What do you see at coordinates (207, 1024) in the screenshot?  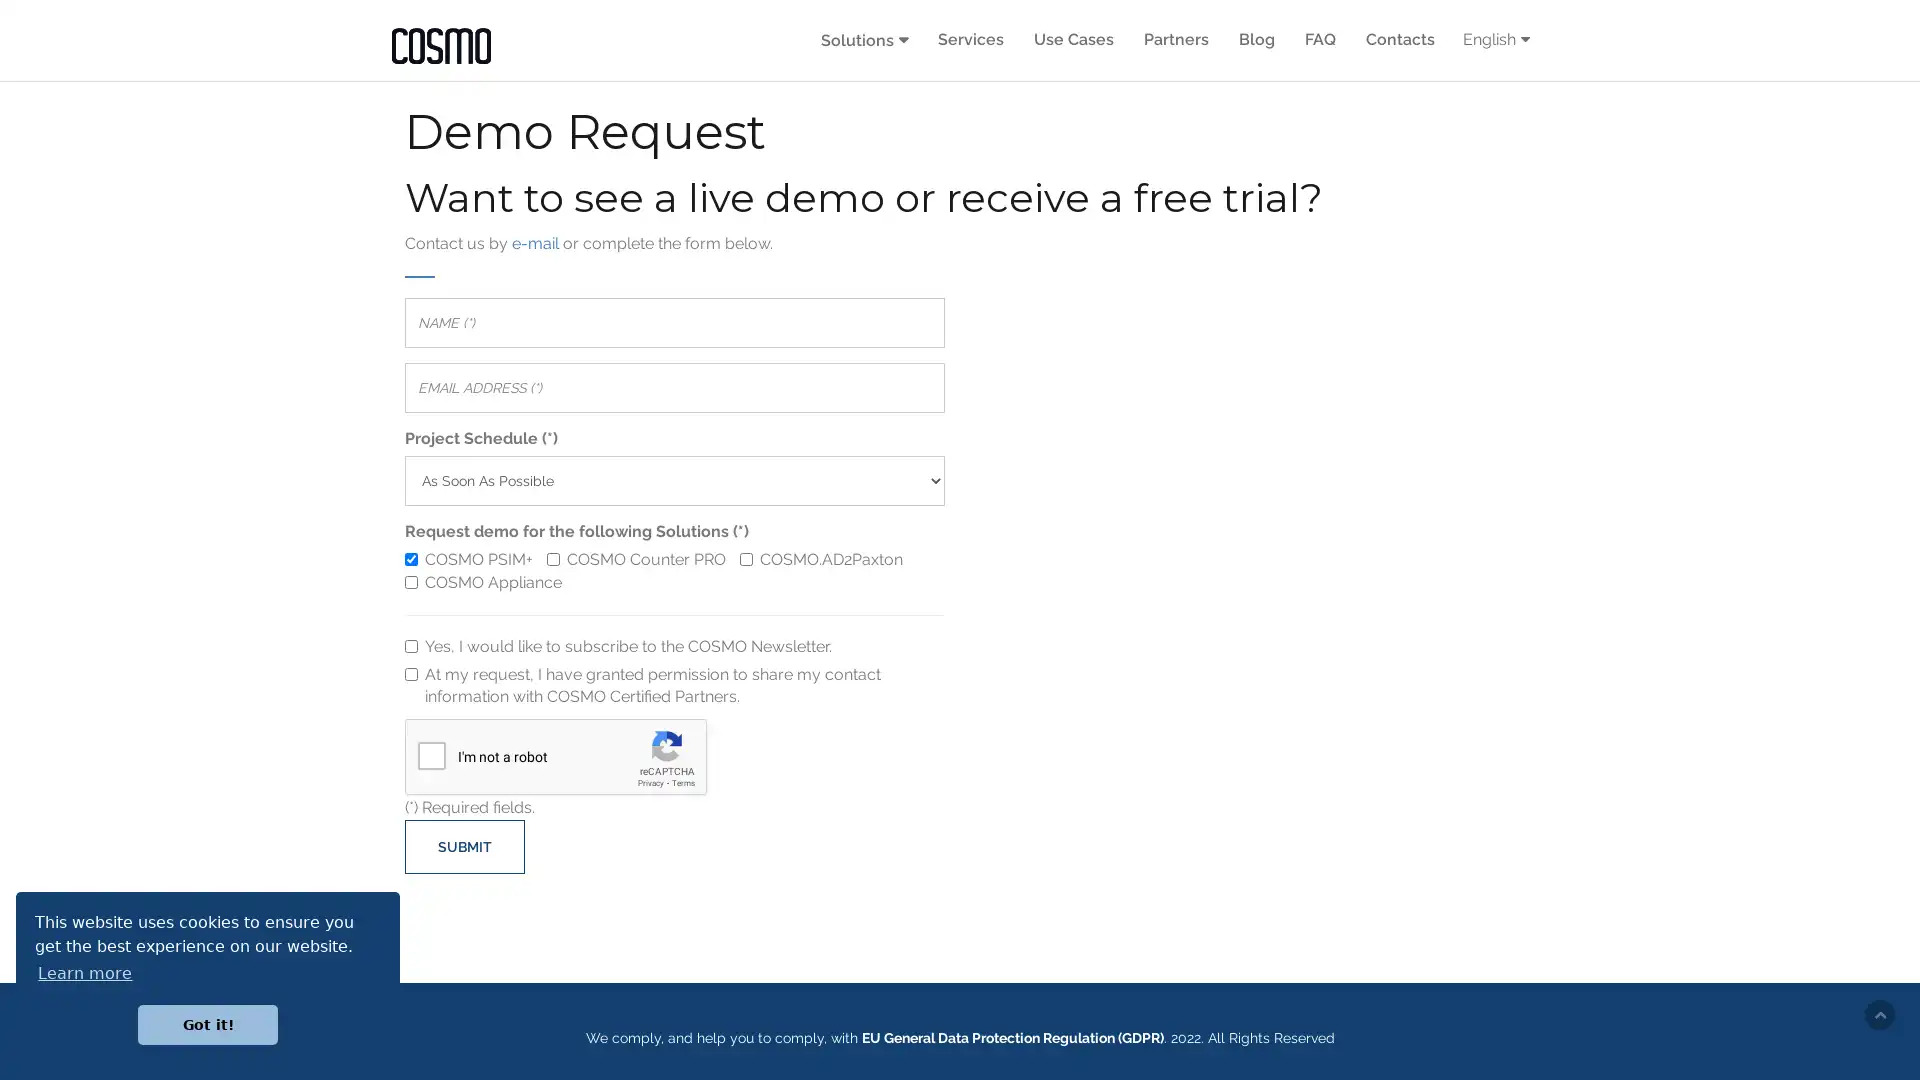 I see `dismiss cookie message` at bounding box center [207, 1024].